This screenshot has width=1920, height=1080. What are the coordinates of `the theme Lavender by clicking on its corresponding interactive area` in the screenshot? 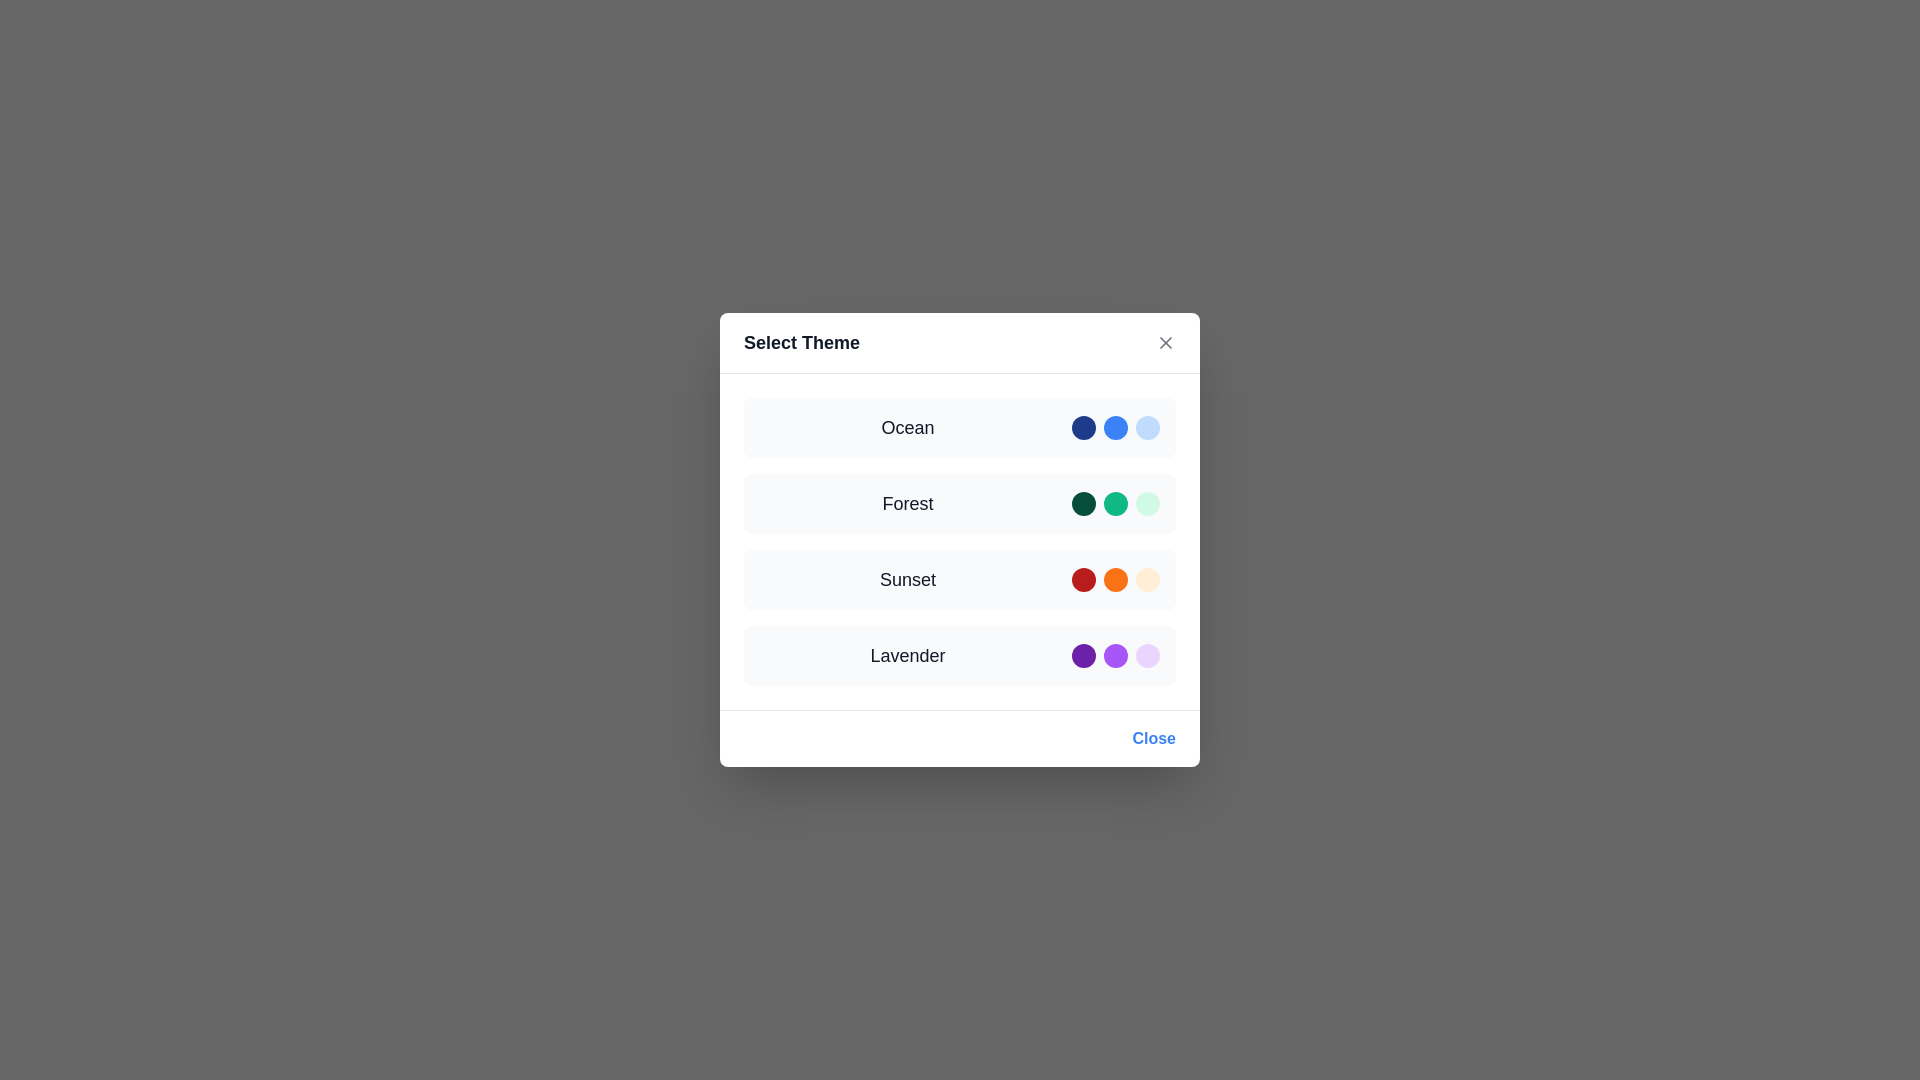 It's located at (960, 655).